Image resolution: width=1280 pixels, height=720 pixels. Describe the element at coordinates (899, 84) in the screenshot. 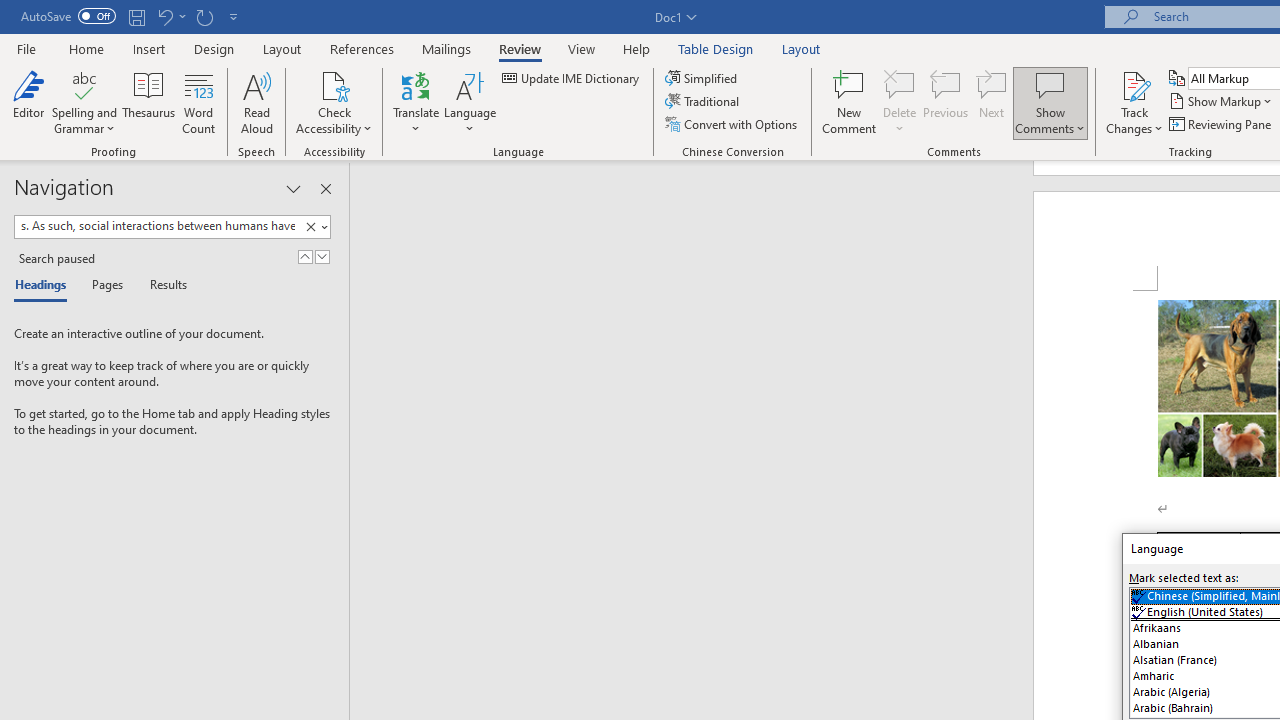

I see `'Delete'` at that location.